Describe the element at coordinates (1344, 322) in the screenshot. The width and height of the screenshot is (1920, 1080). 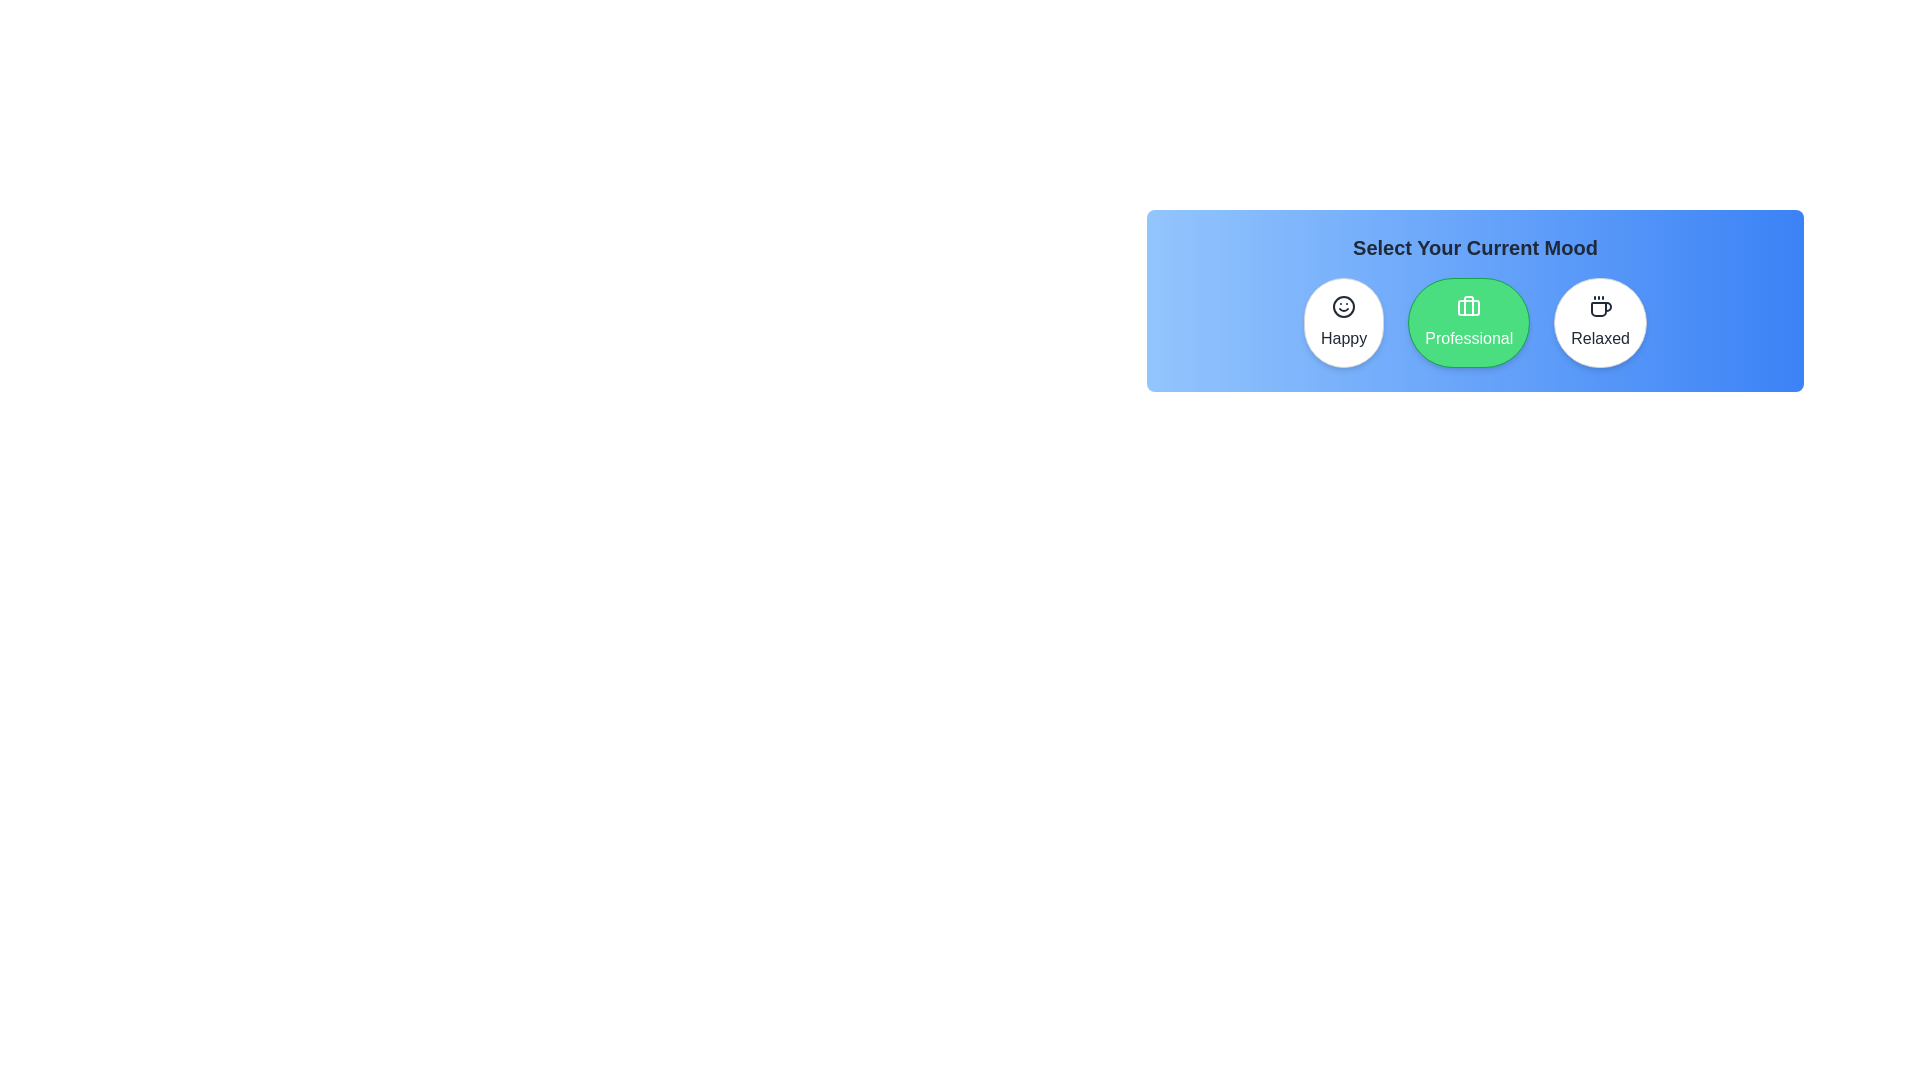
I see `the mood button corresponding to Happy` at that location.